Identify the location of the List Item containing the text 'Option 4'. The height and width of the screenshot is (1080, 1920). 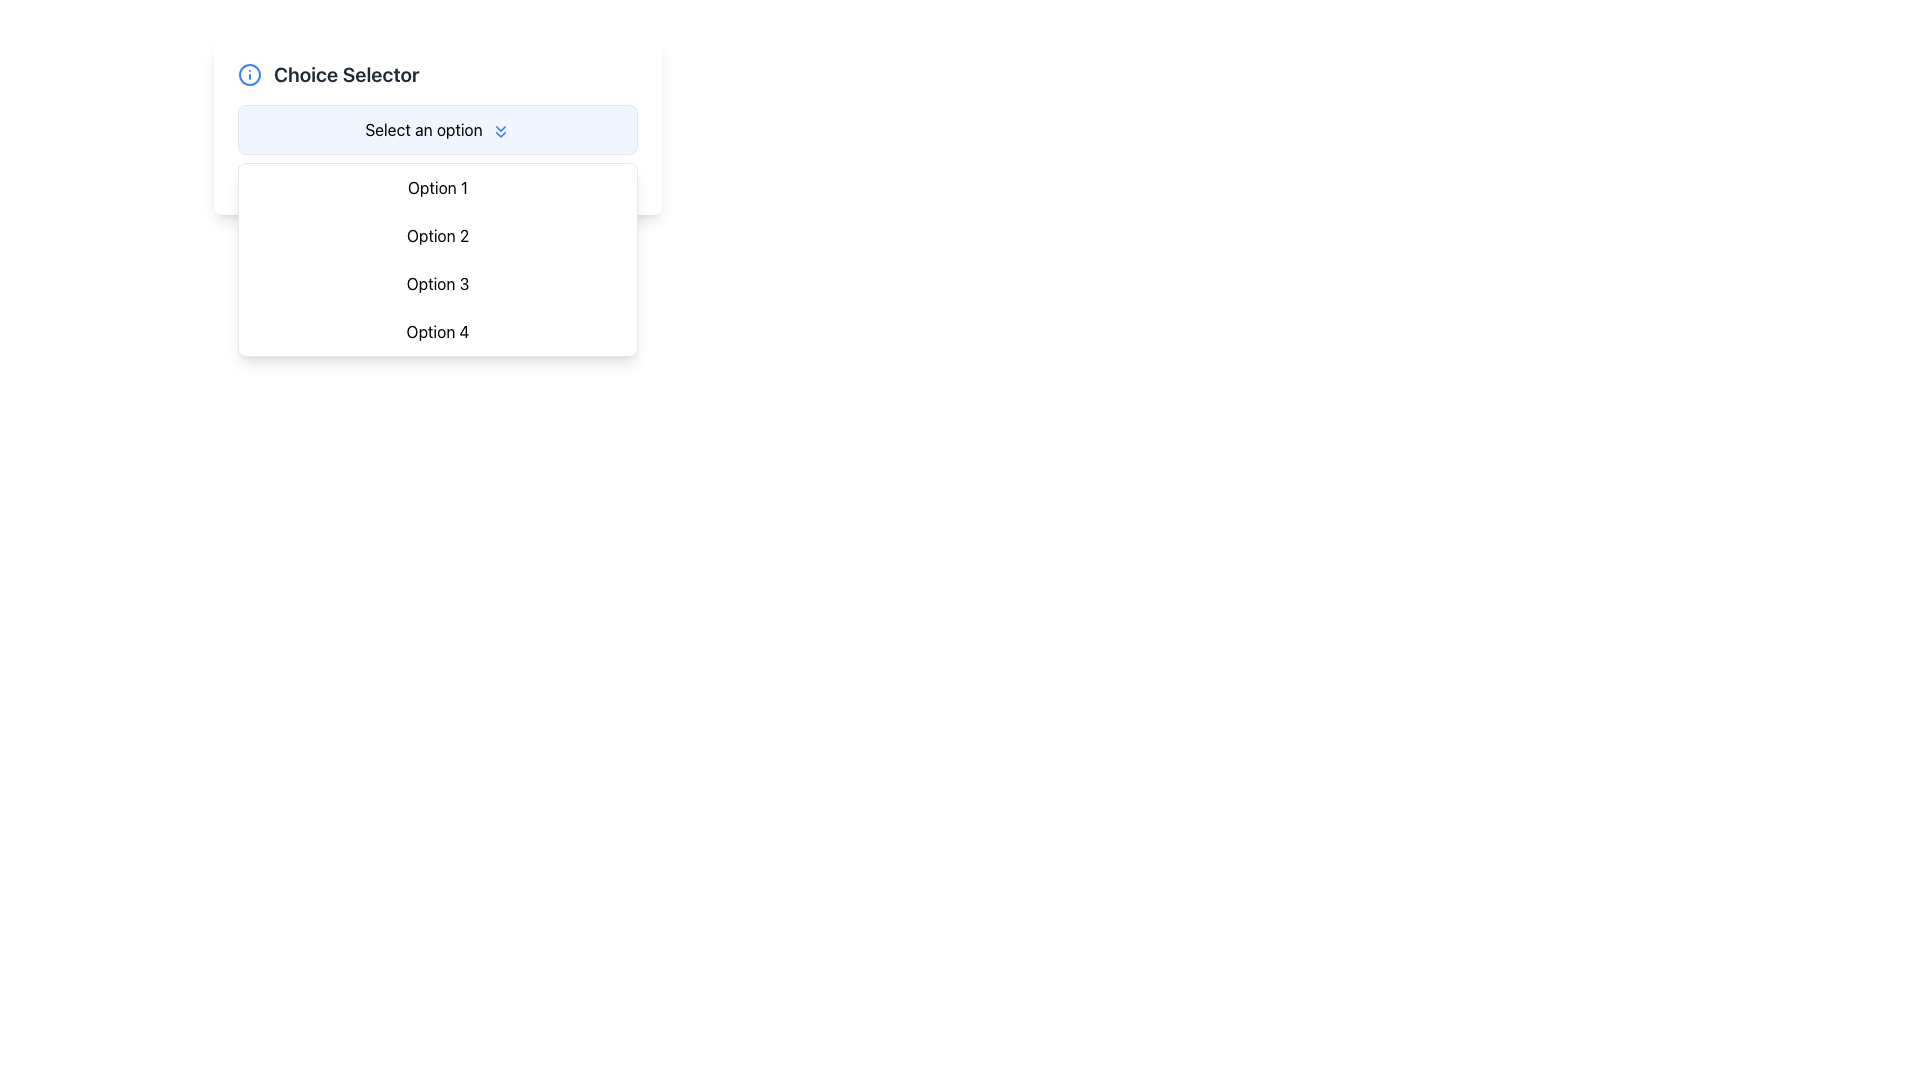
(436, 330).